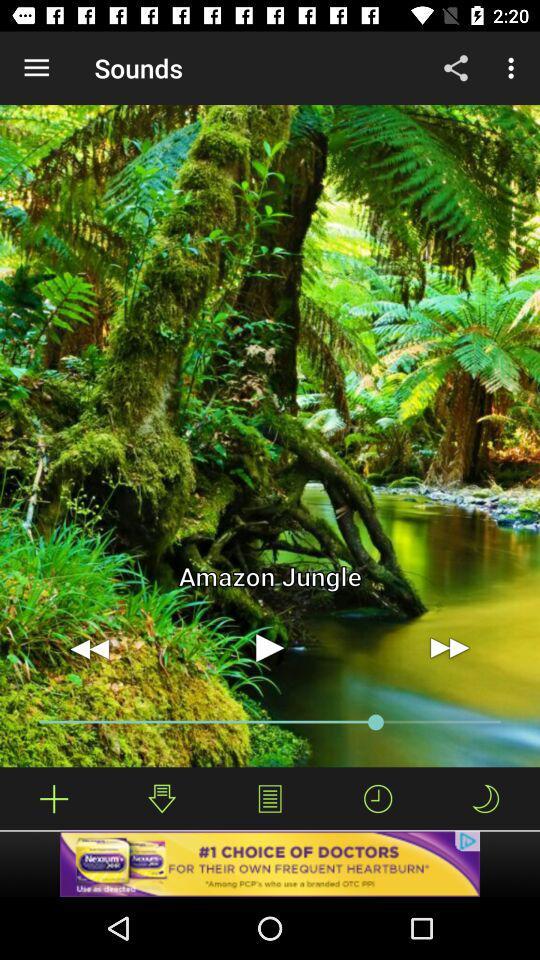 Image resolution: width=540 pixels, height=960 pixels. Describe the element at coordinates (484, 798) in the screenshot. I see `sleep-mode` at that location.